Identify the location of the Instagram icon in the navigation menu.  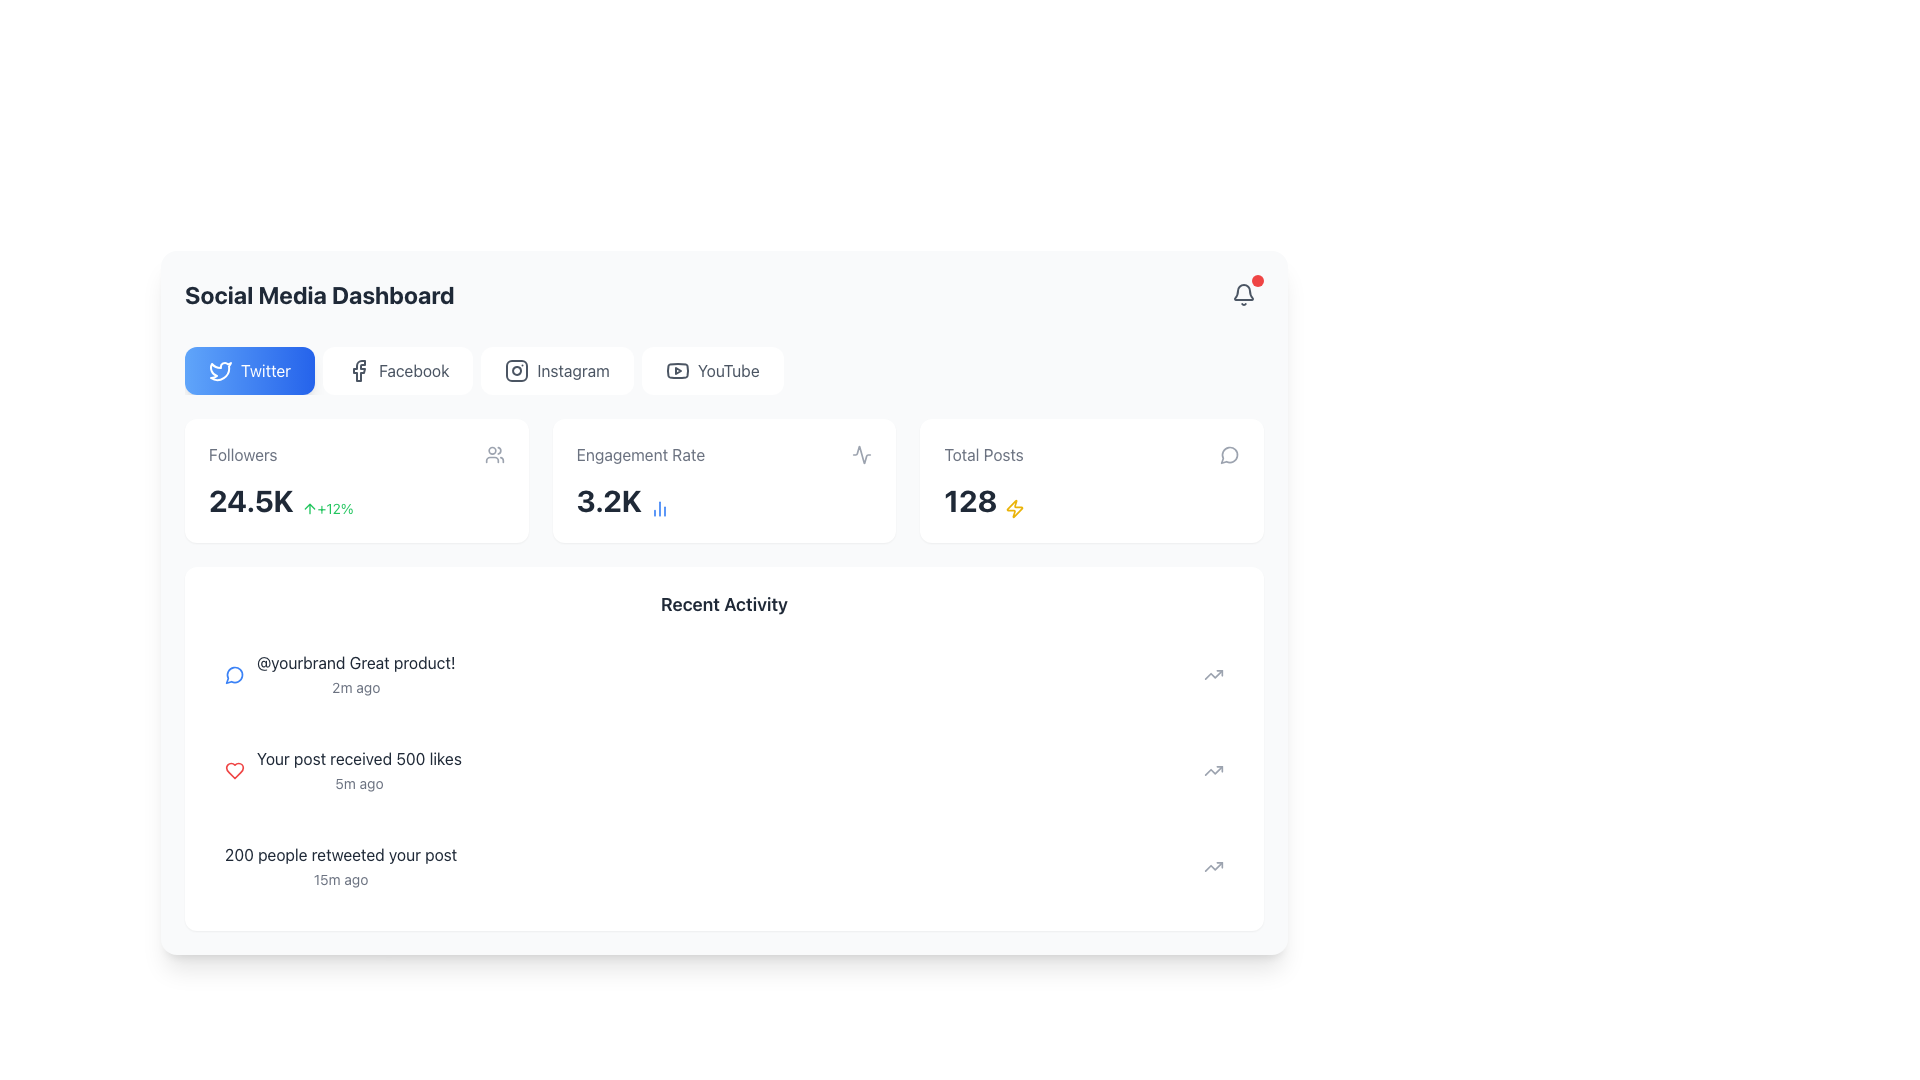
(517, 370).